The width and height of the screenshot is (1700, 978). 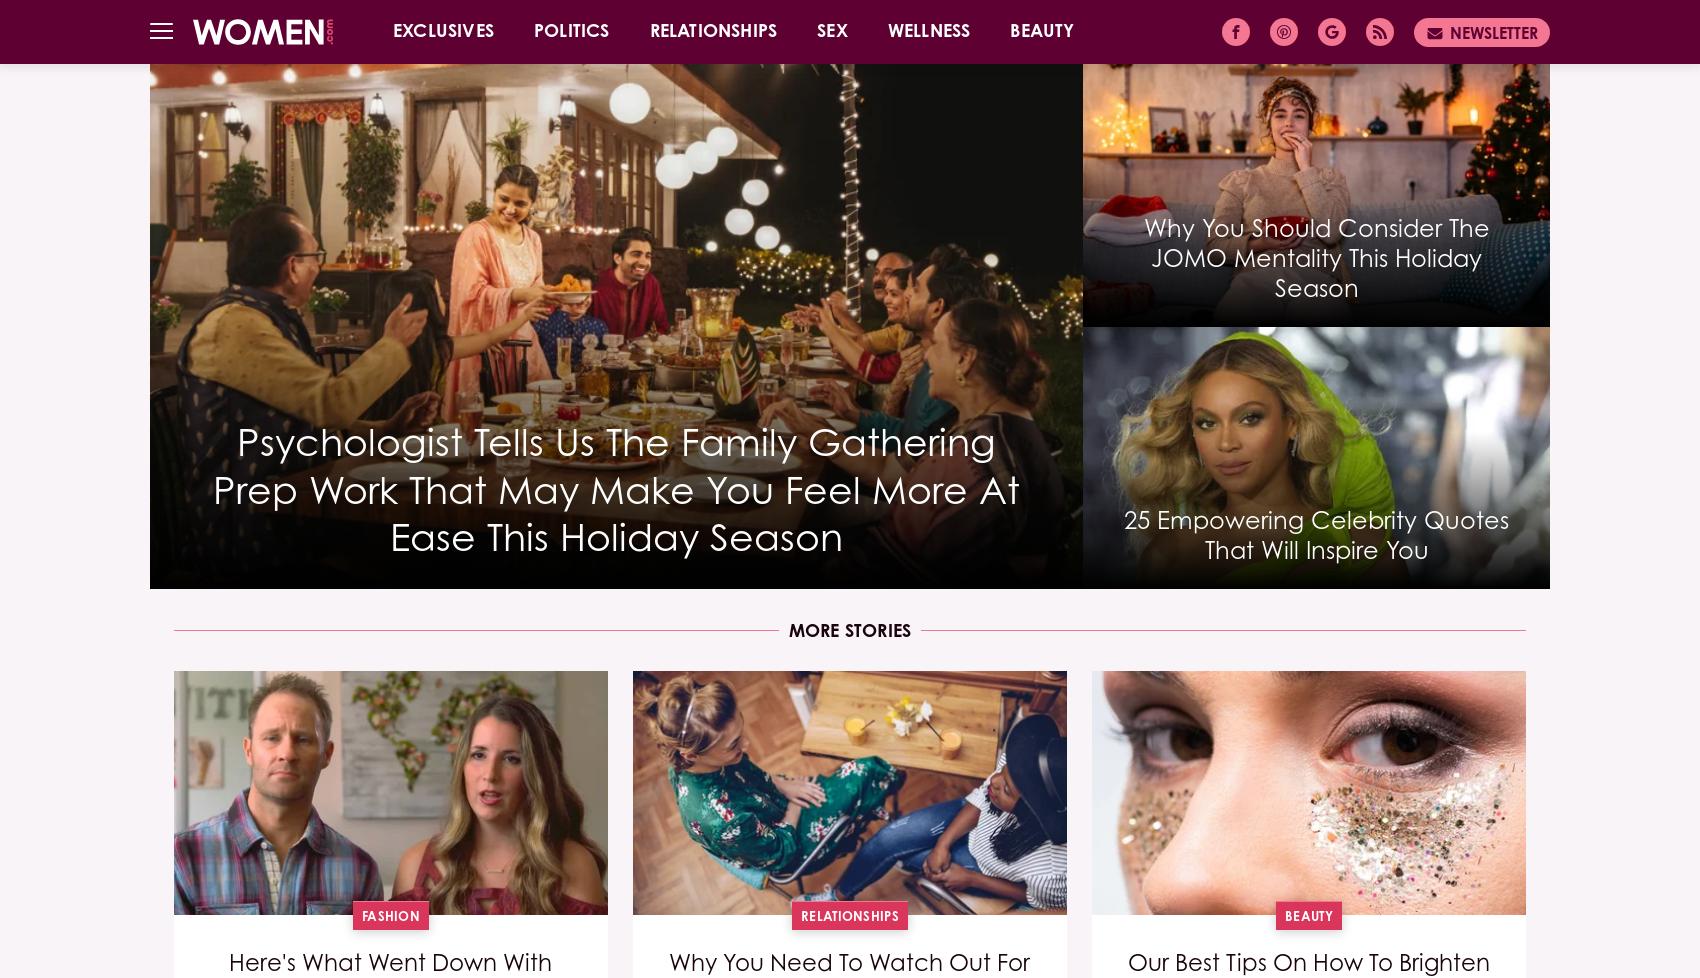 What do you see at coordinates (213, 489) in the screenshot?
I see `'Psychologist Tells Us The Family Gathering Prep Work That May Make You Feel More At Ease This Holiday Season'` at bounding box center [213, 489].